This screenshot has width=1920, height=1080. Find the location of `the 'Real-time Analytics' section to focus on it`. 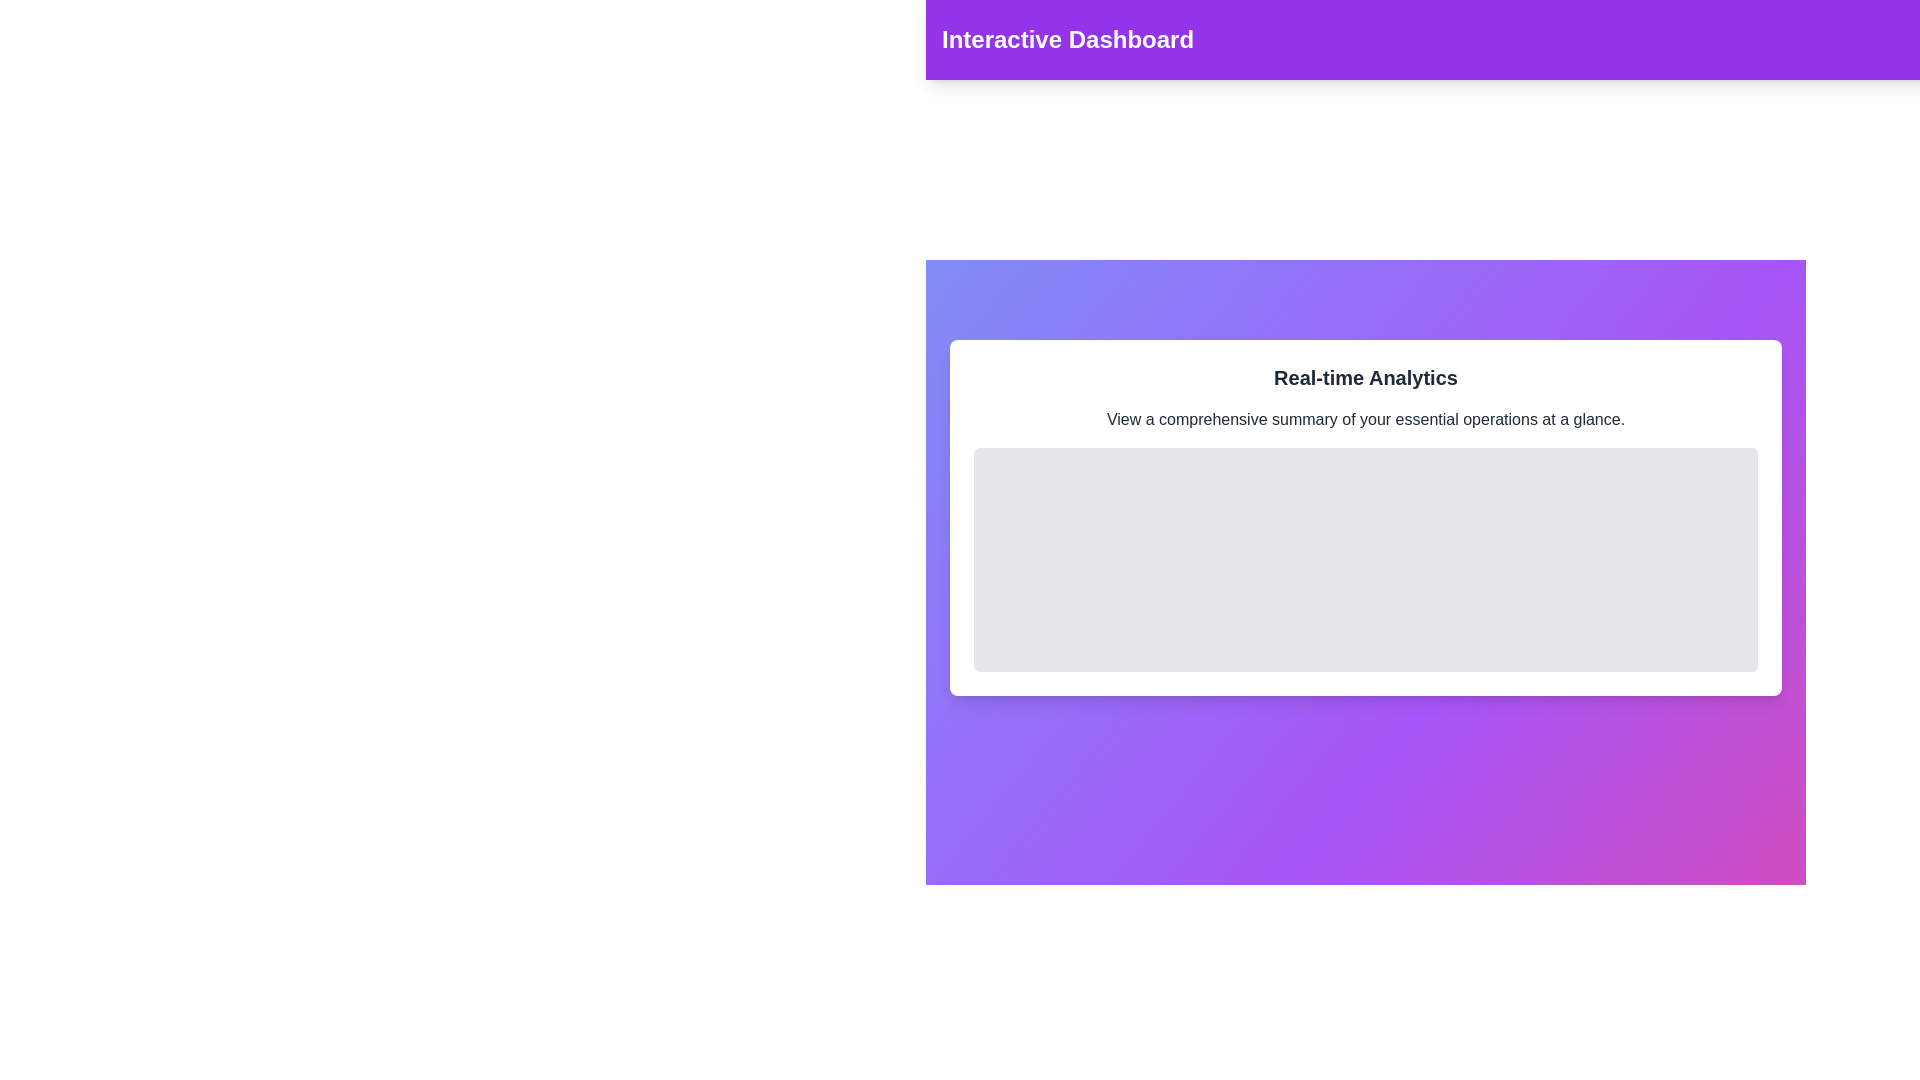

the 'Real-time Analytics' section to focus on it is located at coordinates (1365, 516).